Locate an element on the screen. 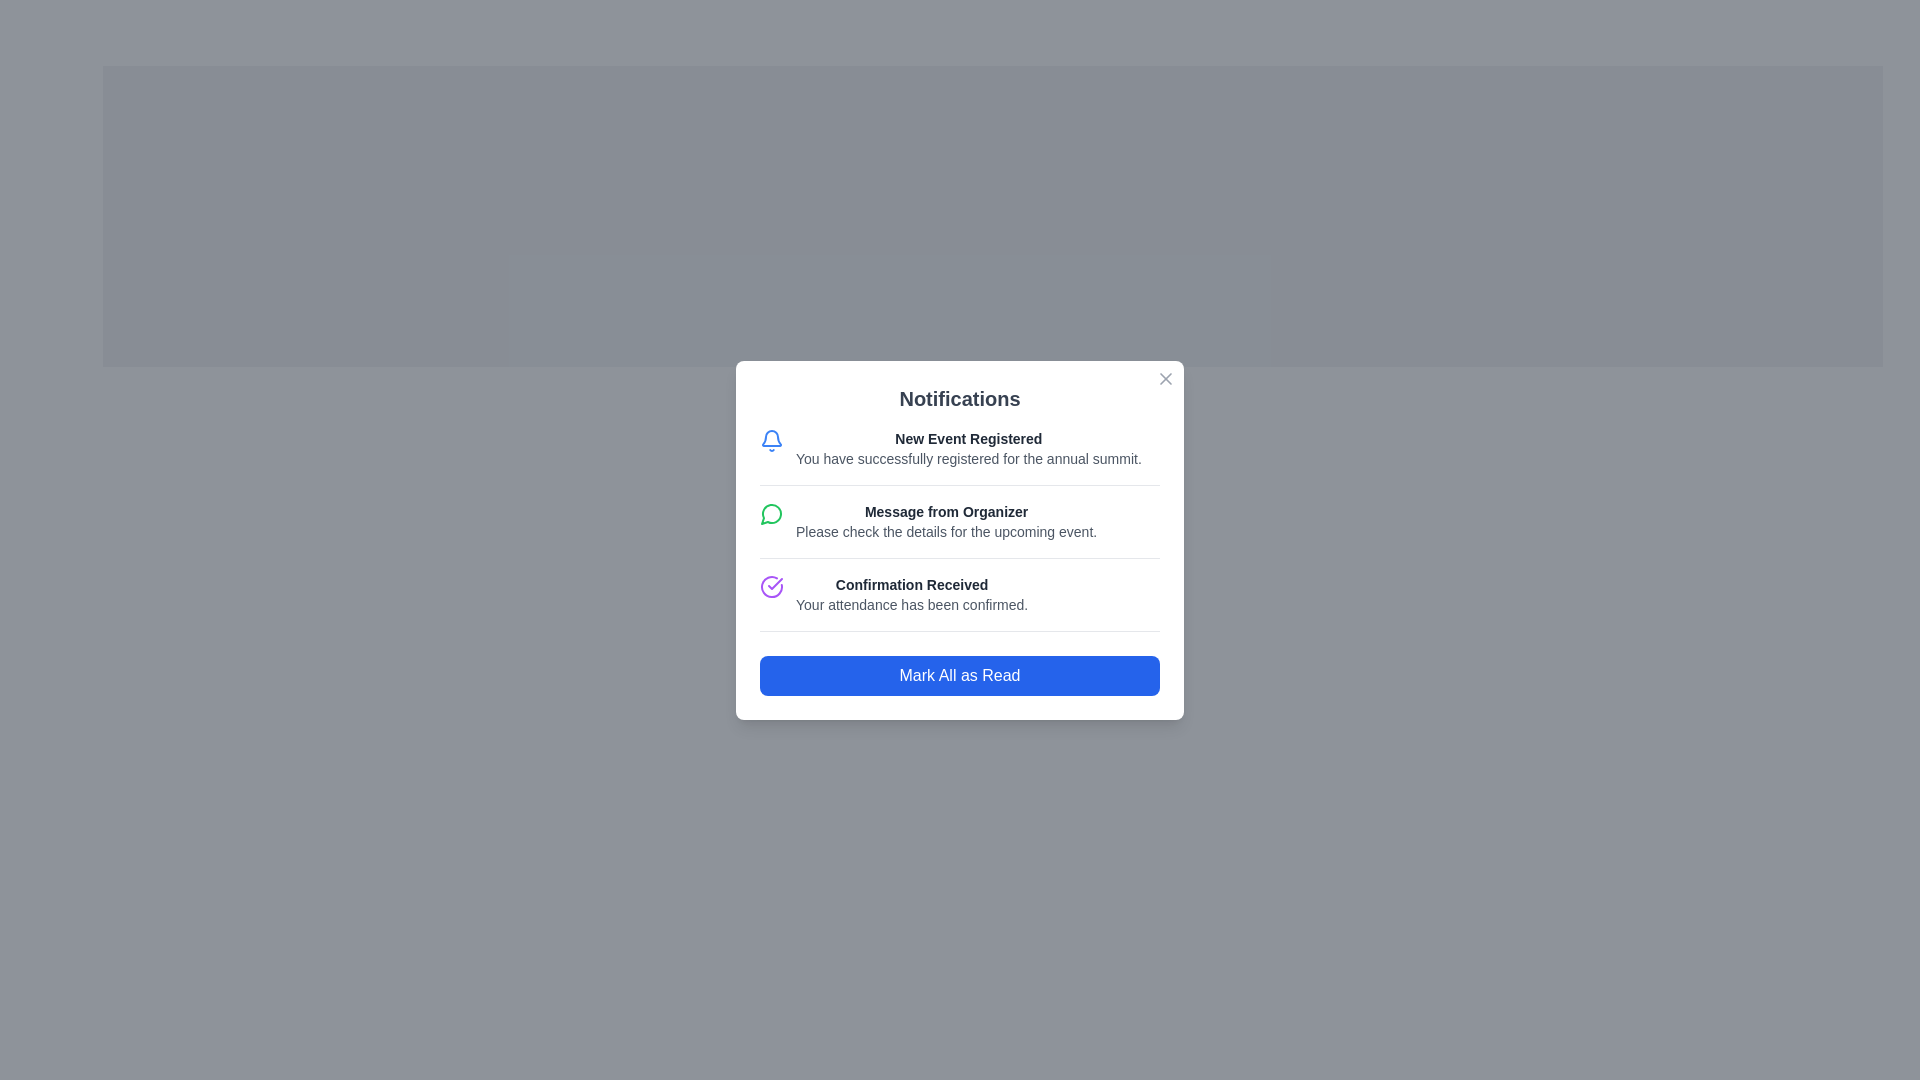 The image size is (1920, 1080). the Text Label that serves as a title or heading for the notification, indicating the message is from an organizer is located at coordinates (945, 510).